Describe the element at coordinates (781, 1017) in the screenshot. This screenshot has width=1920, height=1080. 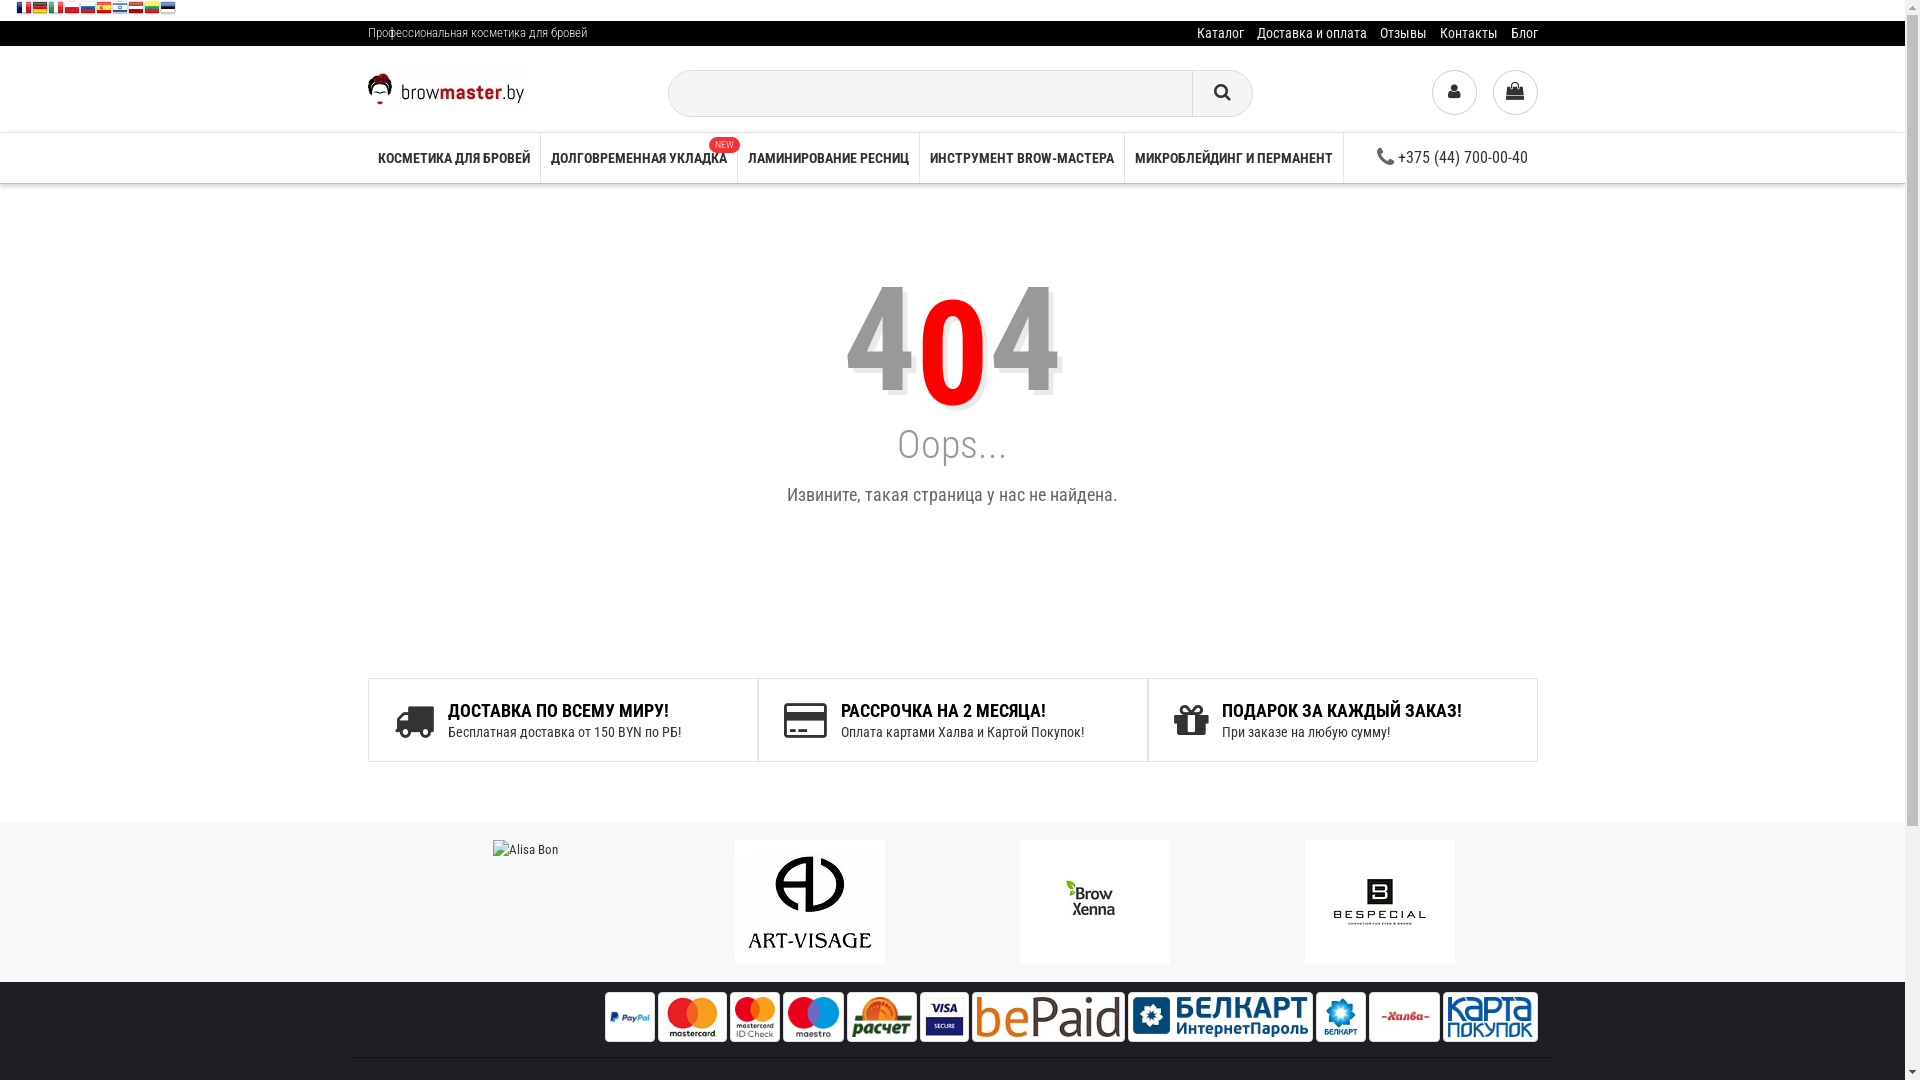
I see `'Maestro'` at that location.